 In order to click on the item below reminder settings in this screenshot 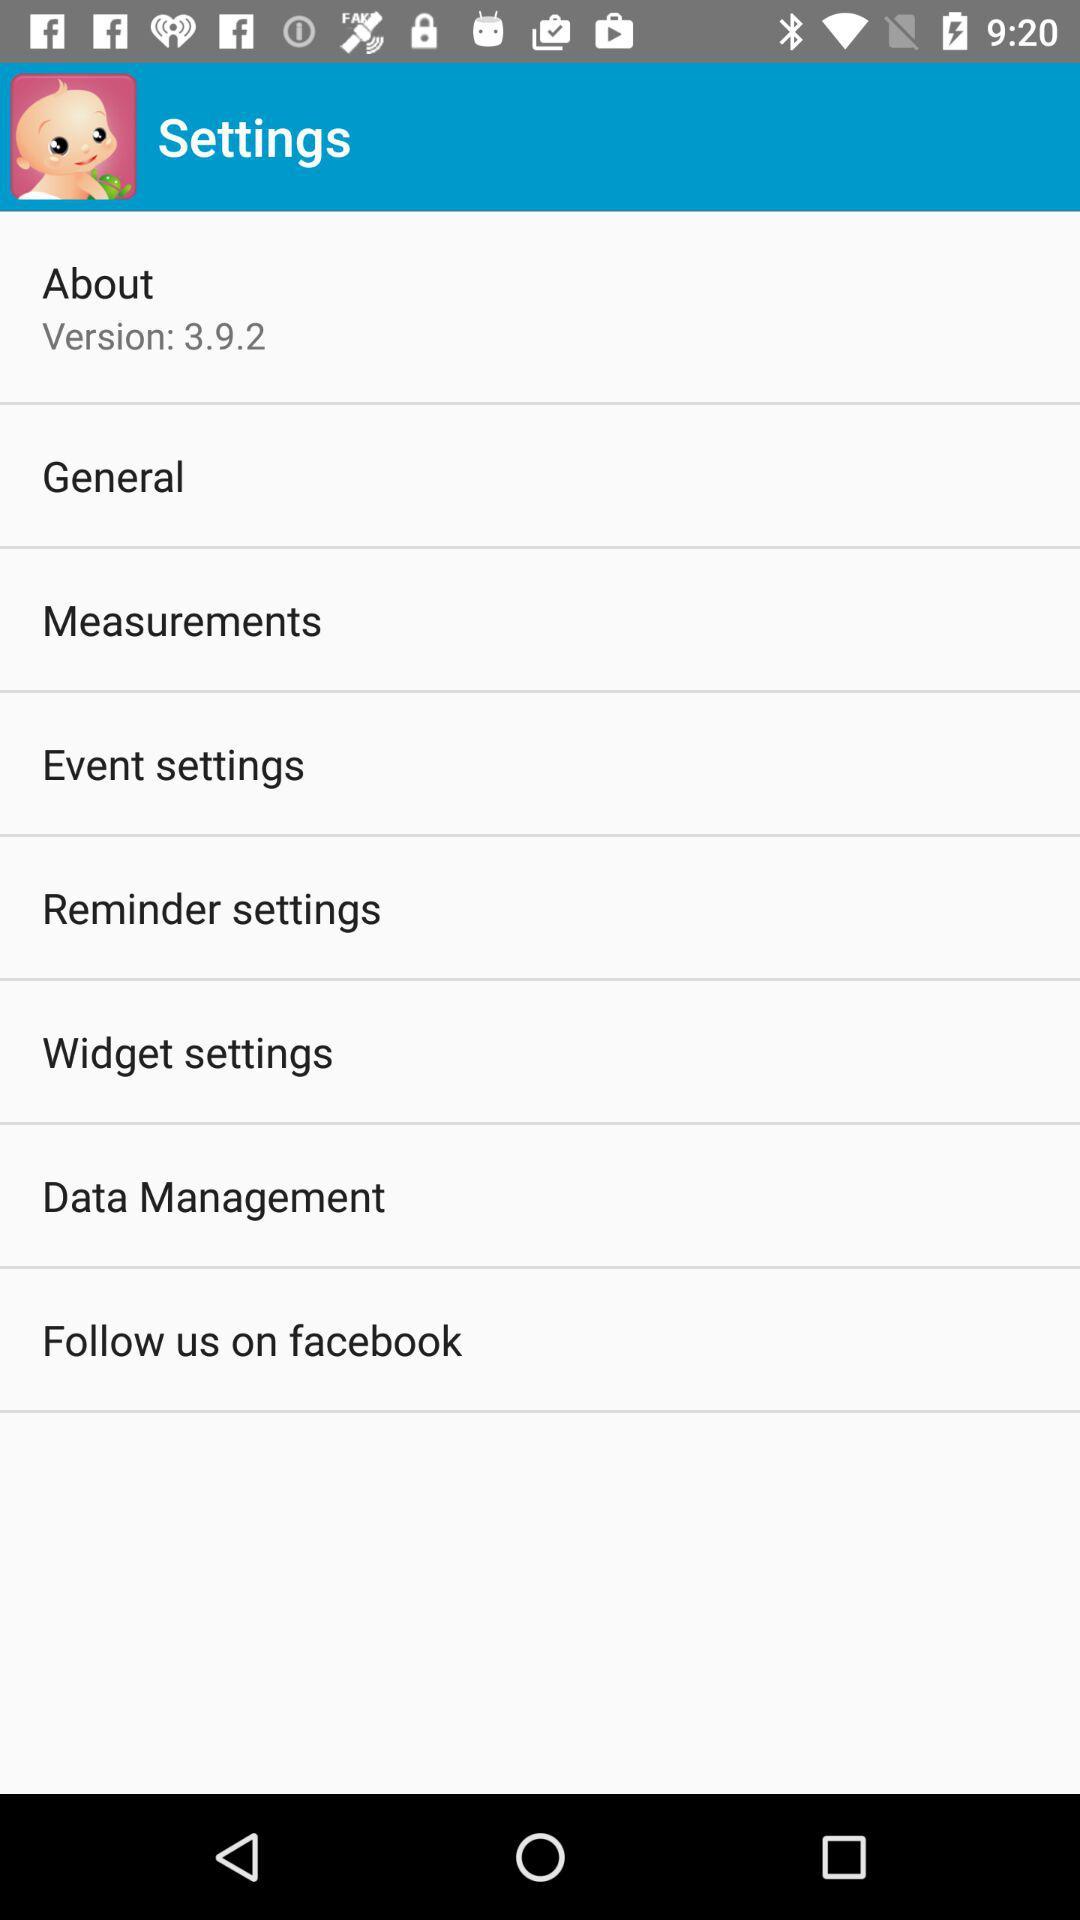, I will do `click(187, 1050)`.